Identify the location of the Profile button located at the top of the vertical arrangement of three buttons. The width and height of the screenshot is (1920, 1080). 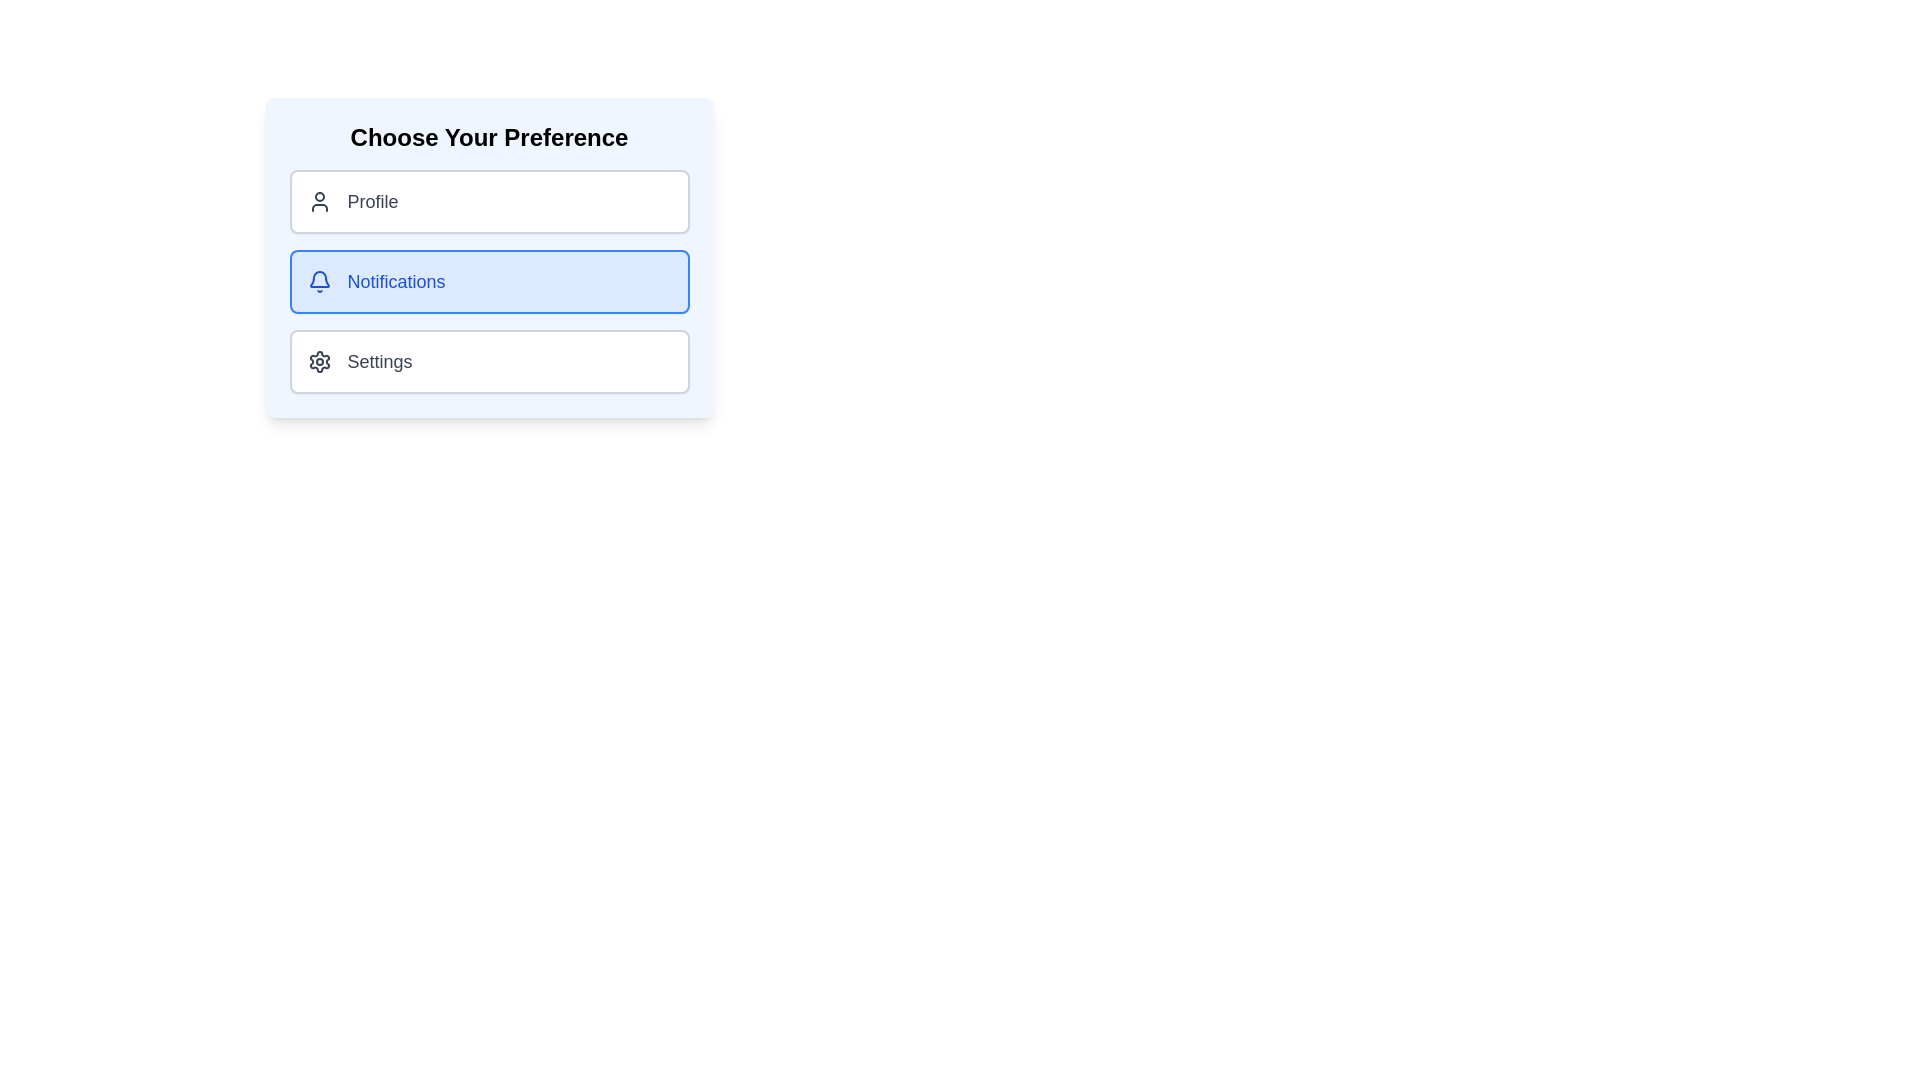
(489, 201).